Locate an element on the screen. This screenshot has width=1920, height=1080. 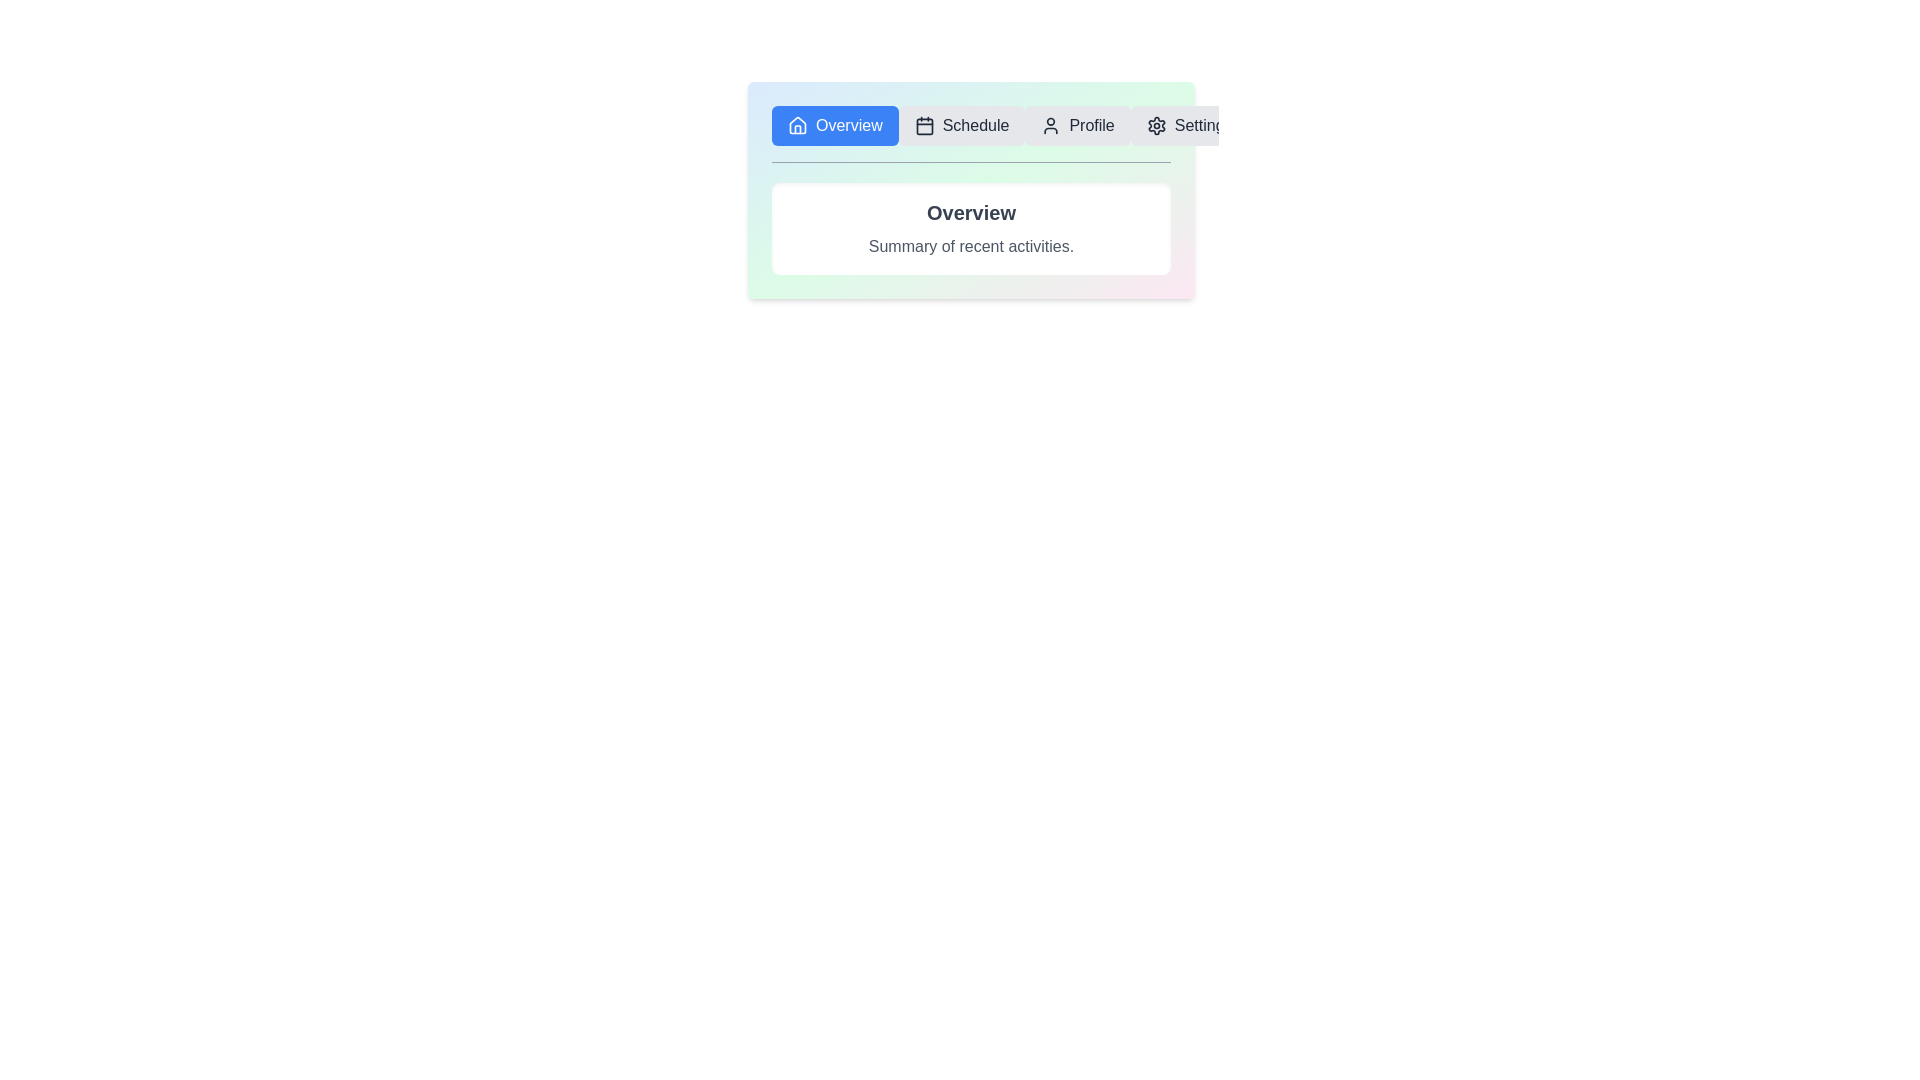
the tab labeled Profile is located at coordinates (1077, 126).